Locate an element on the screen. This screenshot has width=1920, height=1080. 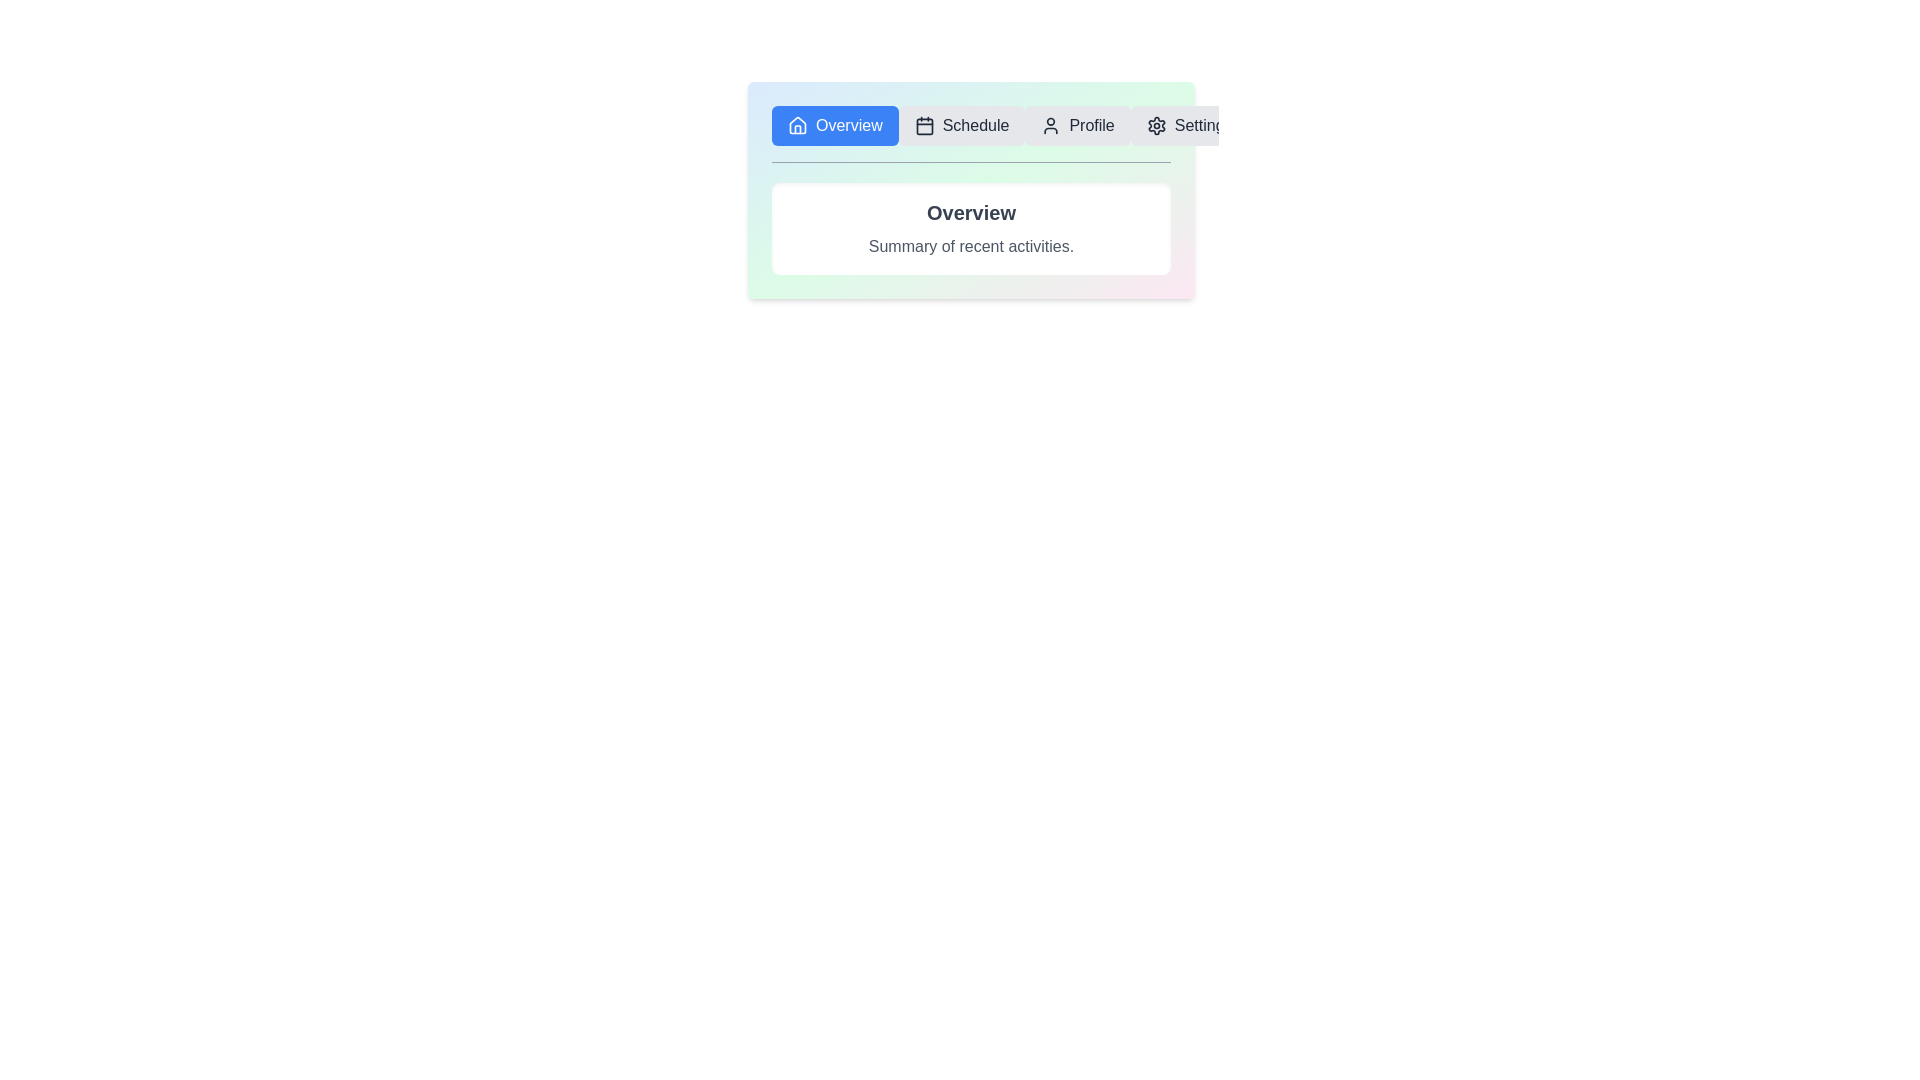
the tab labeled Profile is located at coordinates (1077, 126).